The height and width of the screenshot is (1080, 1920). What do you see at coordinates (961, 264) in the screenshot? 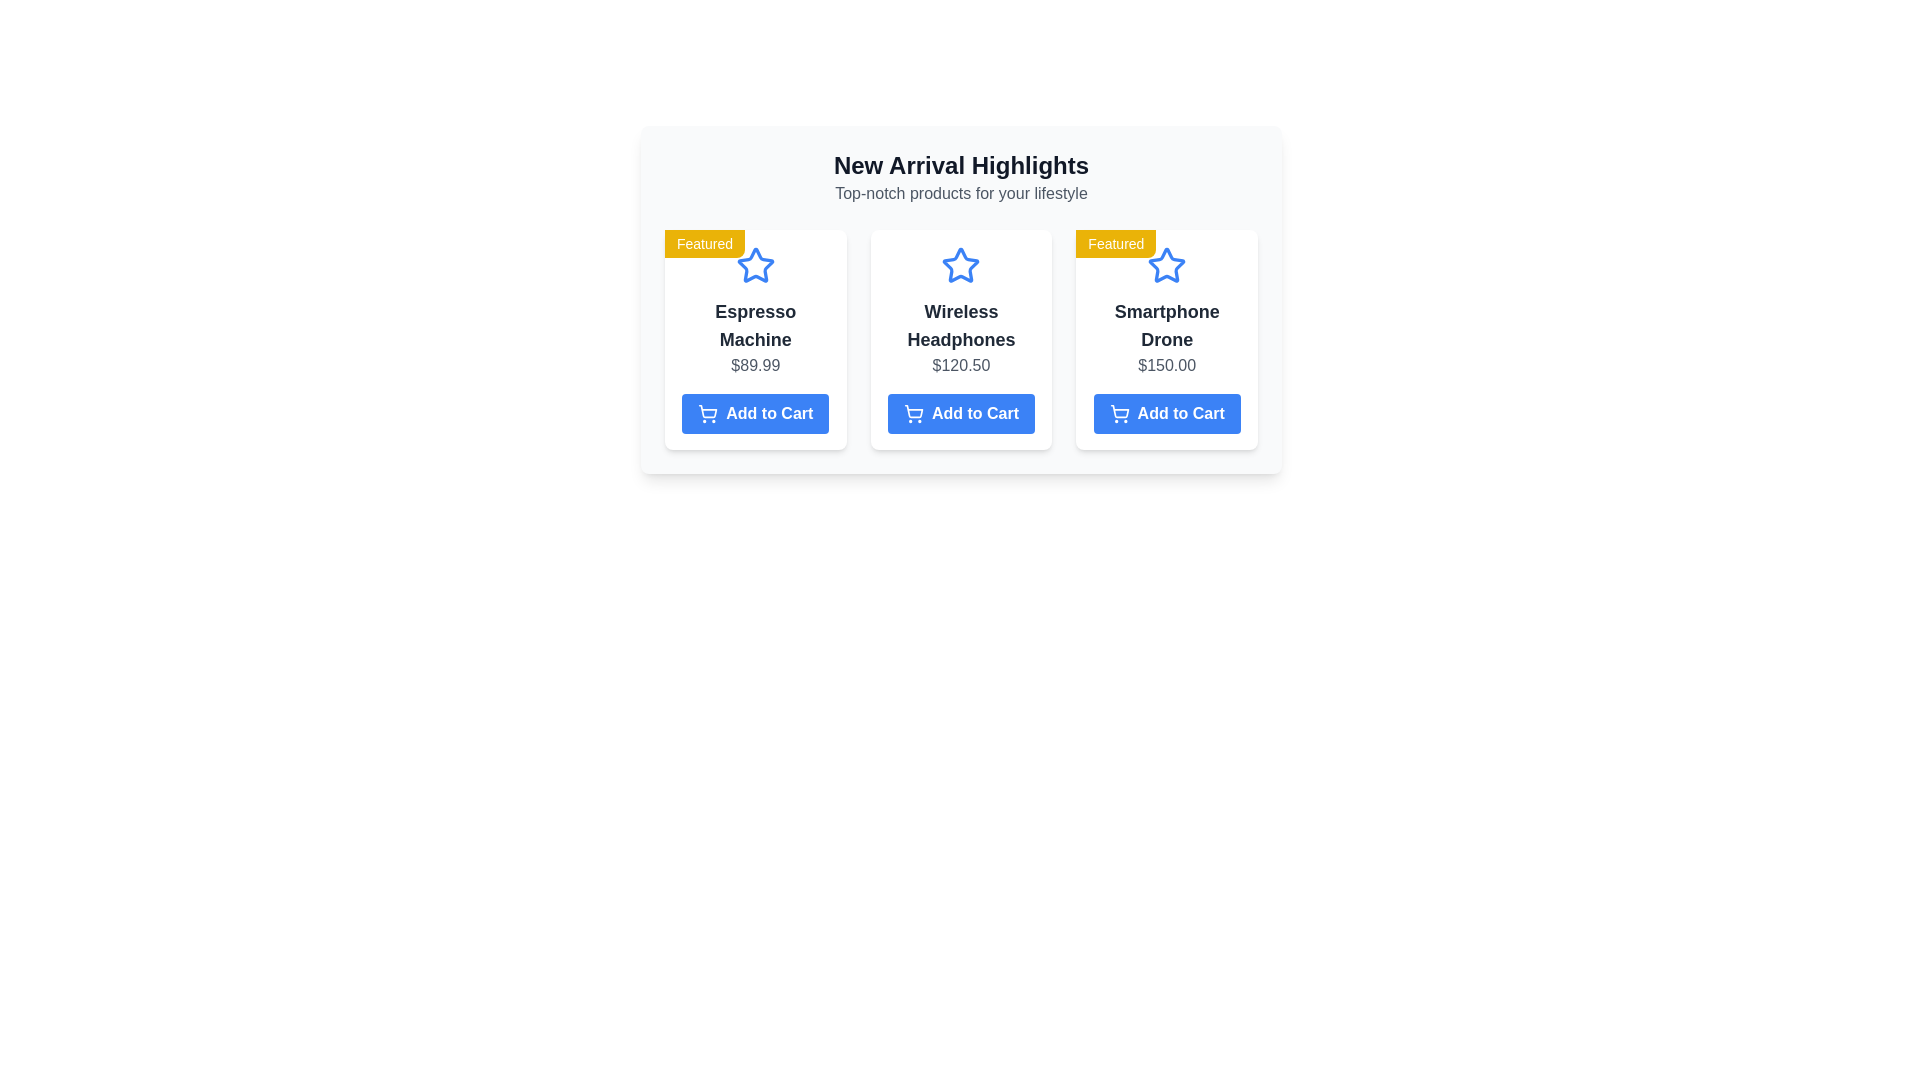
I see `the star-shaped icon with blue outlines located below the 'Featured' label and above the product title in the 'Wireless Headphones' card to interact with it` at bounding box center [961, 264].